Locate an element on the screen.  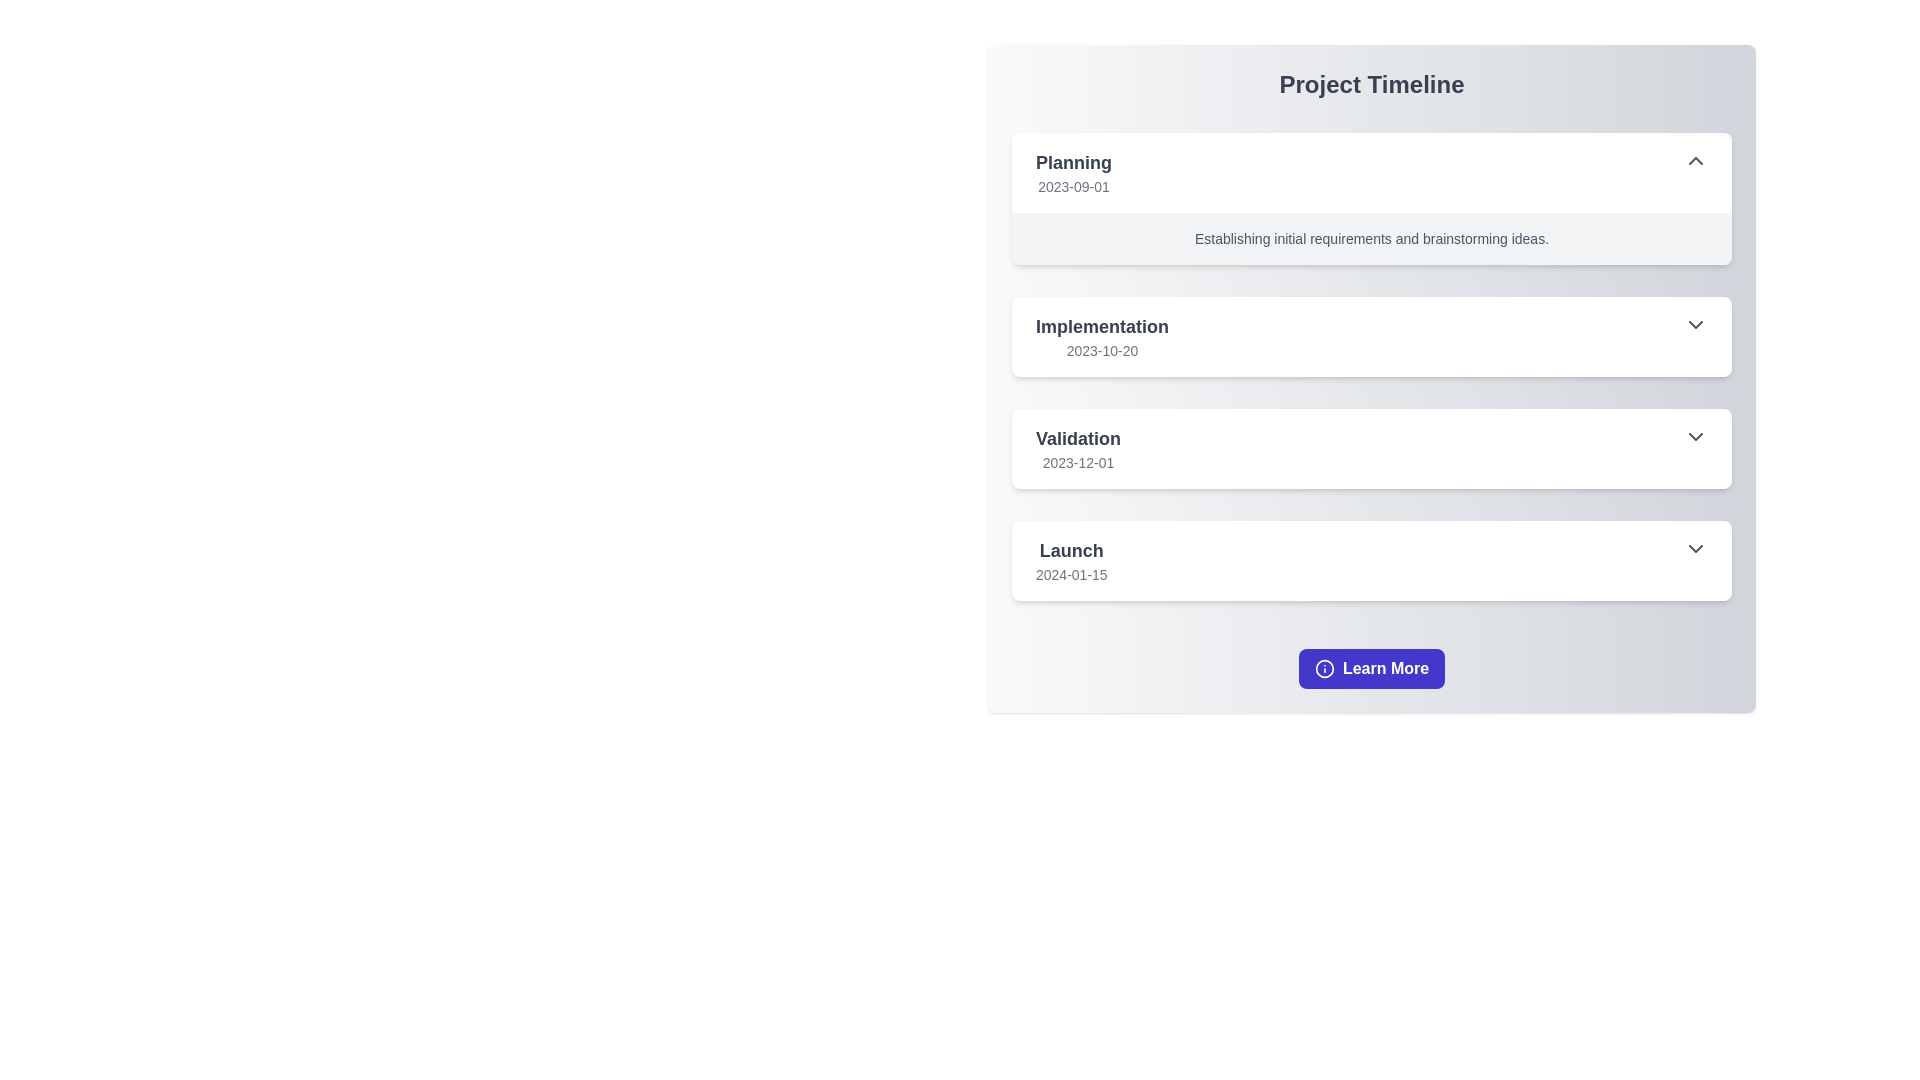
the chevron up icon button located on the far right side of the 'Planning' item row within the 'Project Timeline' section is located at coordinates (1694, 160).